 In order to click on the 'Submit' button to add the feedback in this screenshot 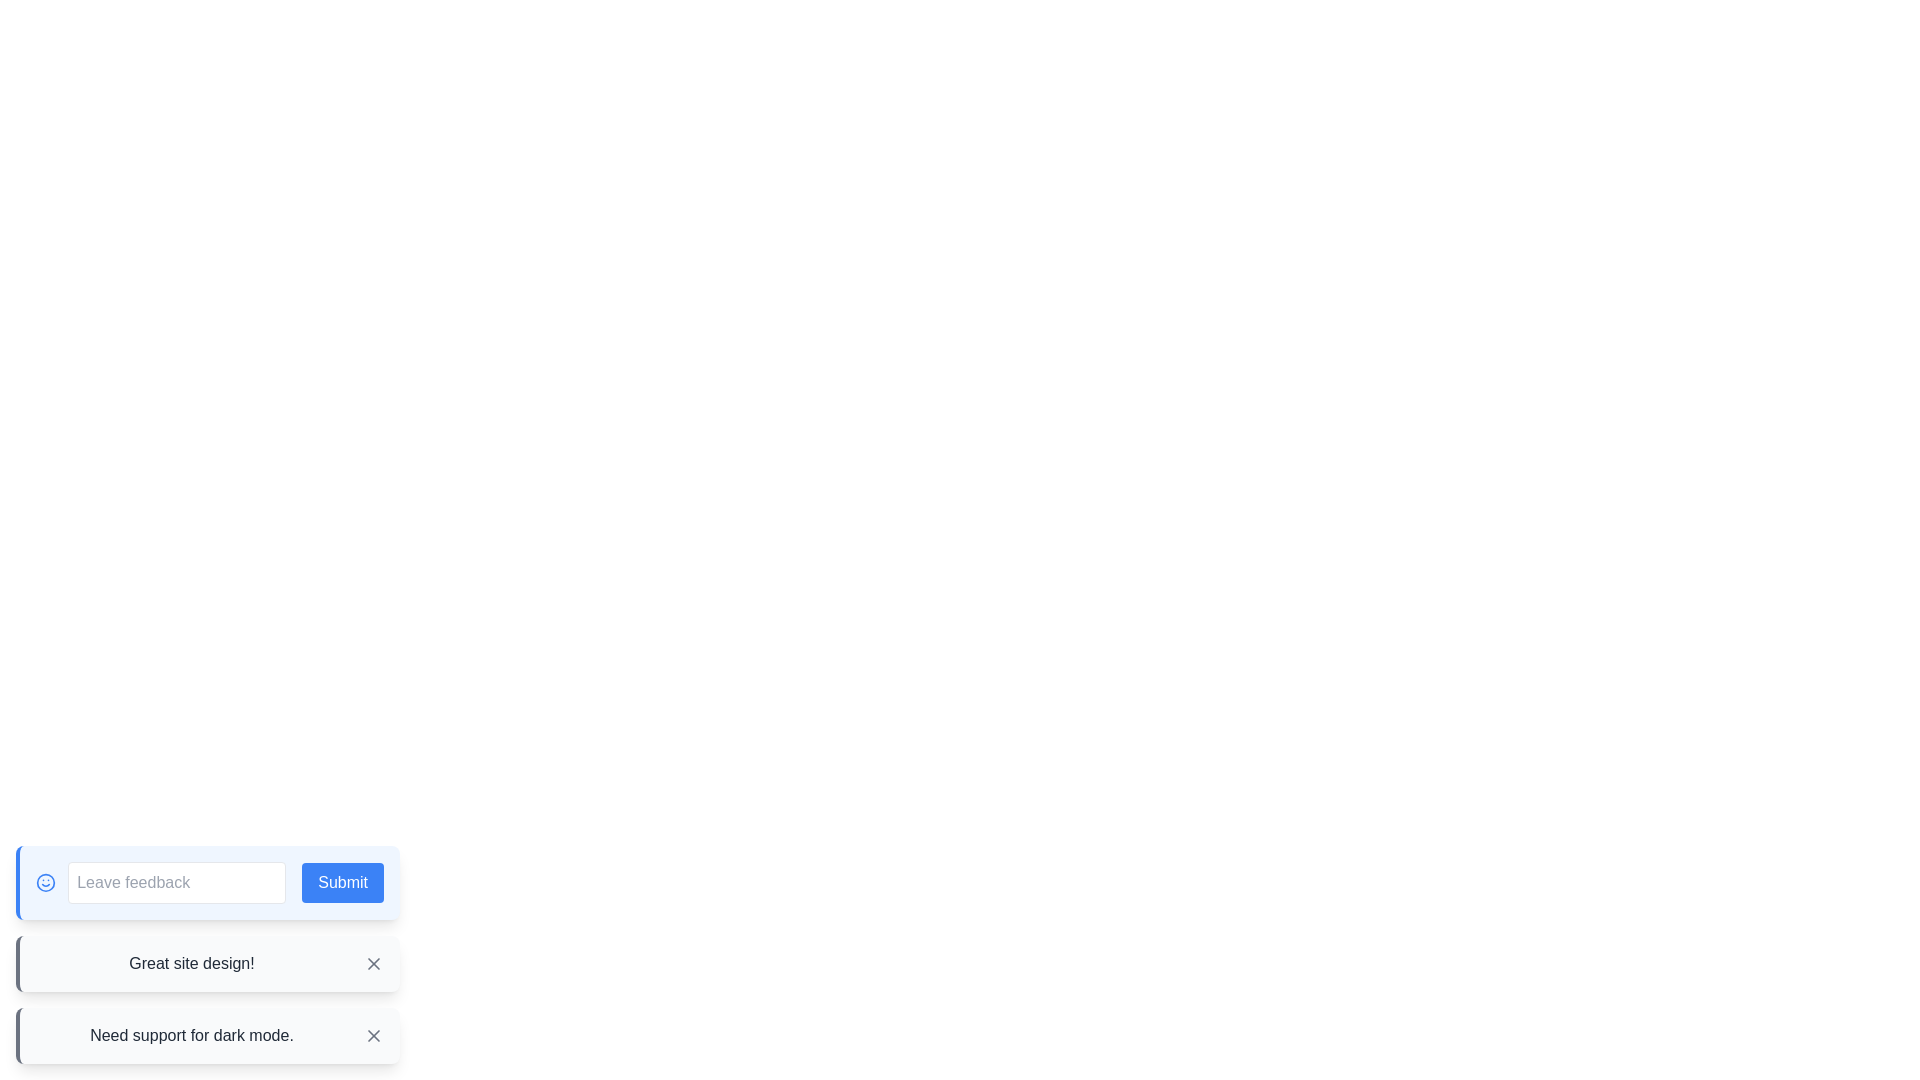, I will do `click(343, 882)`.